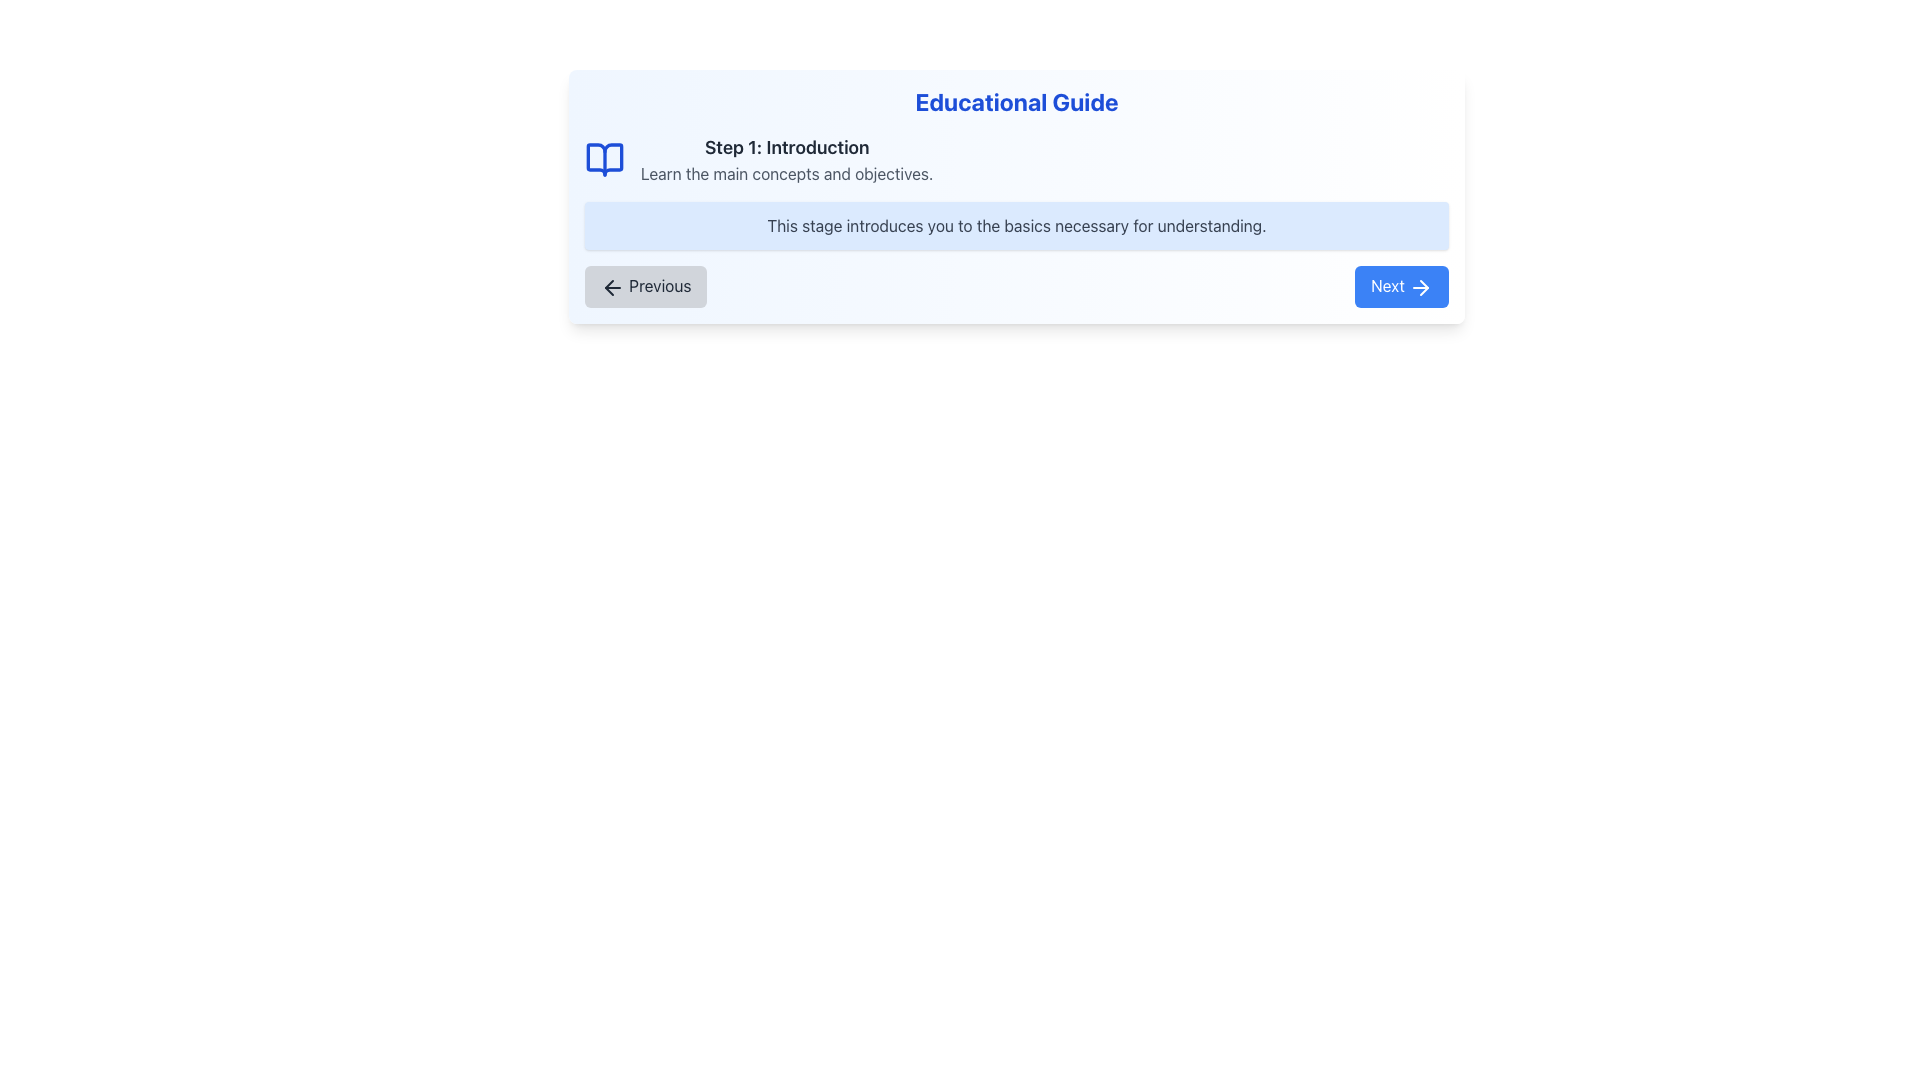 Image resolution: width=1920 pixels, height=1080 pixels. Describe the element at coordinates (612, 286) in the screenshot. I see `the left-pointing arrow icon within the 'Previous' button` at that location.